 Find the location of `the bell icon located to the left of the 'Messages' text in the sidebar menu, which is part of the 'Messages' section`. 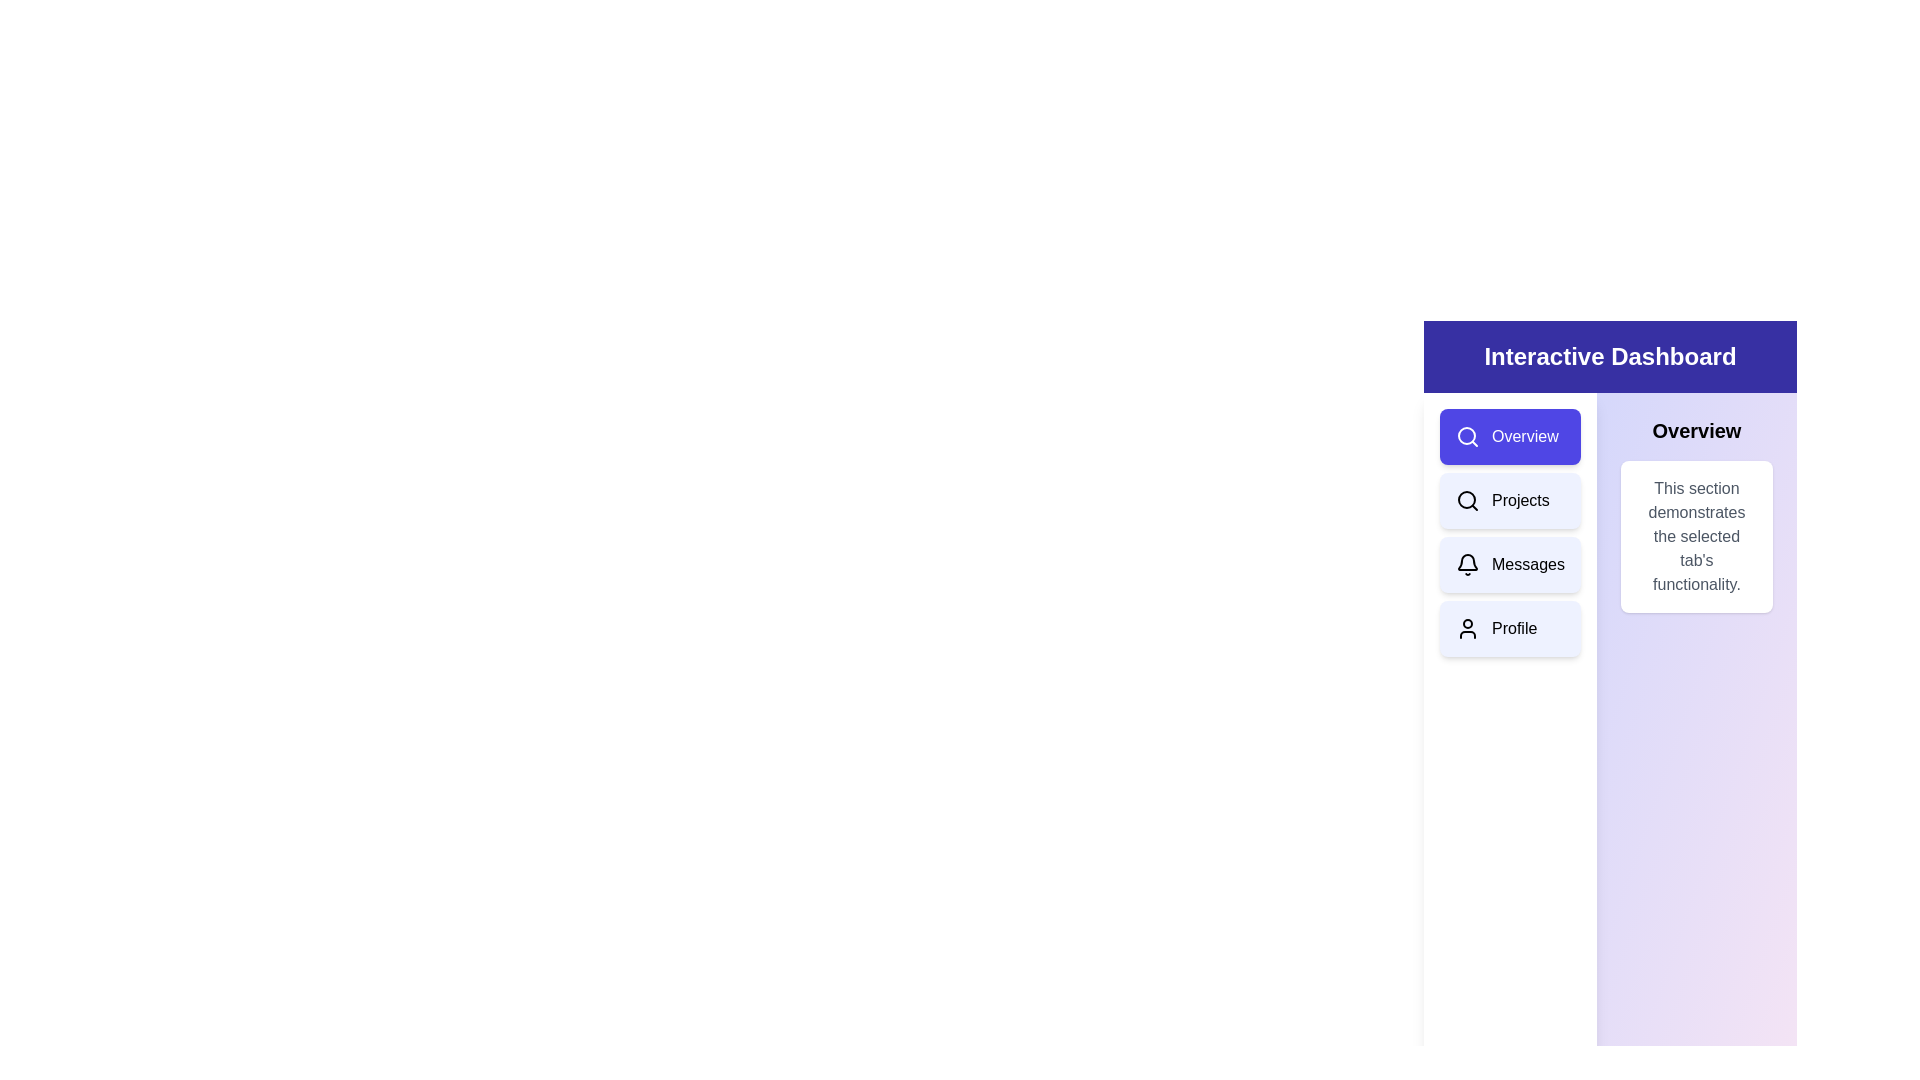

the bell icon located to the left of the 'Messages' text in the sidebar menu, which is part of the 'Messages' section is located at coordinates (1468, 564).